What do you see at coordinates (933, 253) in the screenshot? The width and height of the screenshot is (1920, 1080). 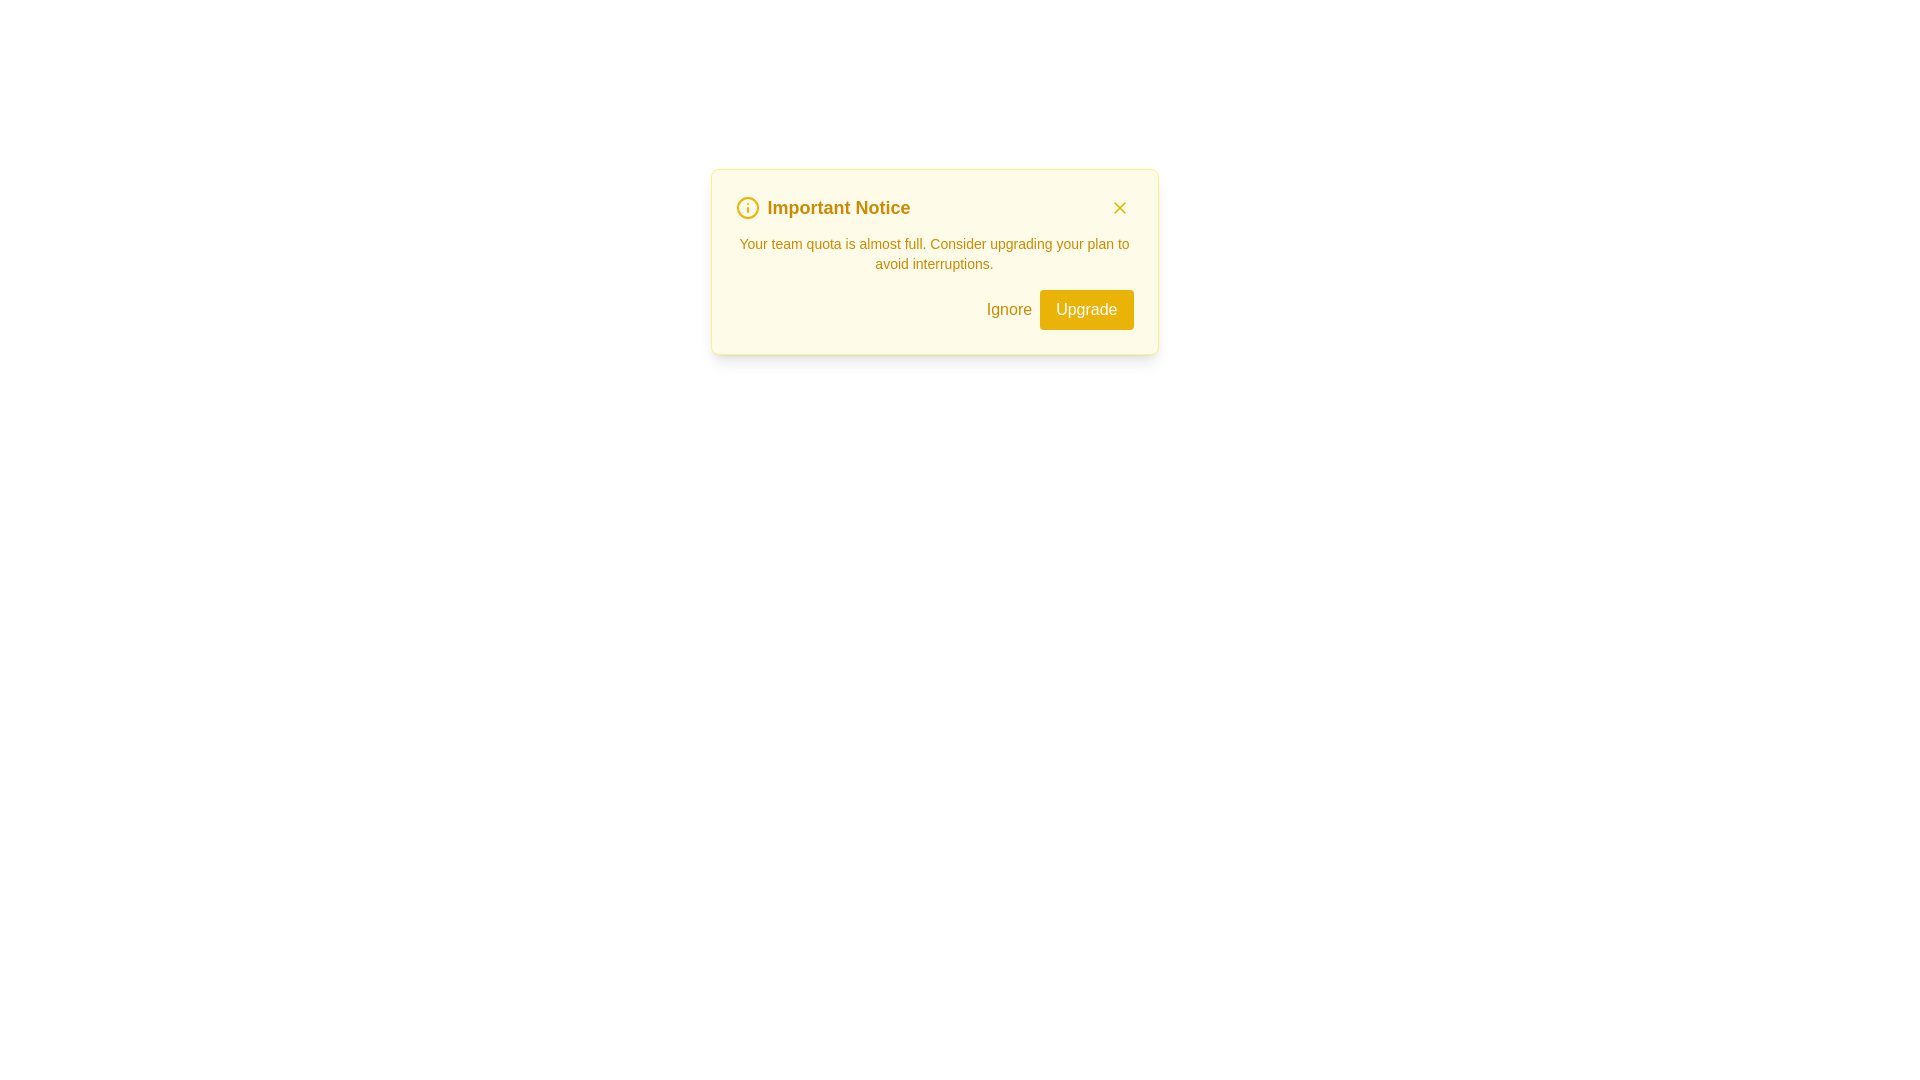 I see `the warning label displaying 'Your team quota is almost full. Consider upgrading your plan to avoid interruptions.', which is located below the 'Important Notice' title and above the buttons 'Ignore' and 'Upgrade'` at bounding box center [933, 253].